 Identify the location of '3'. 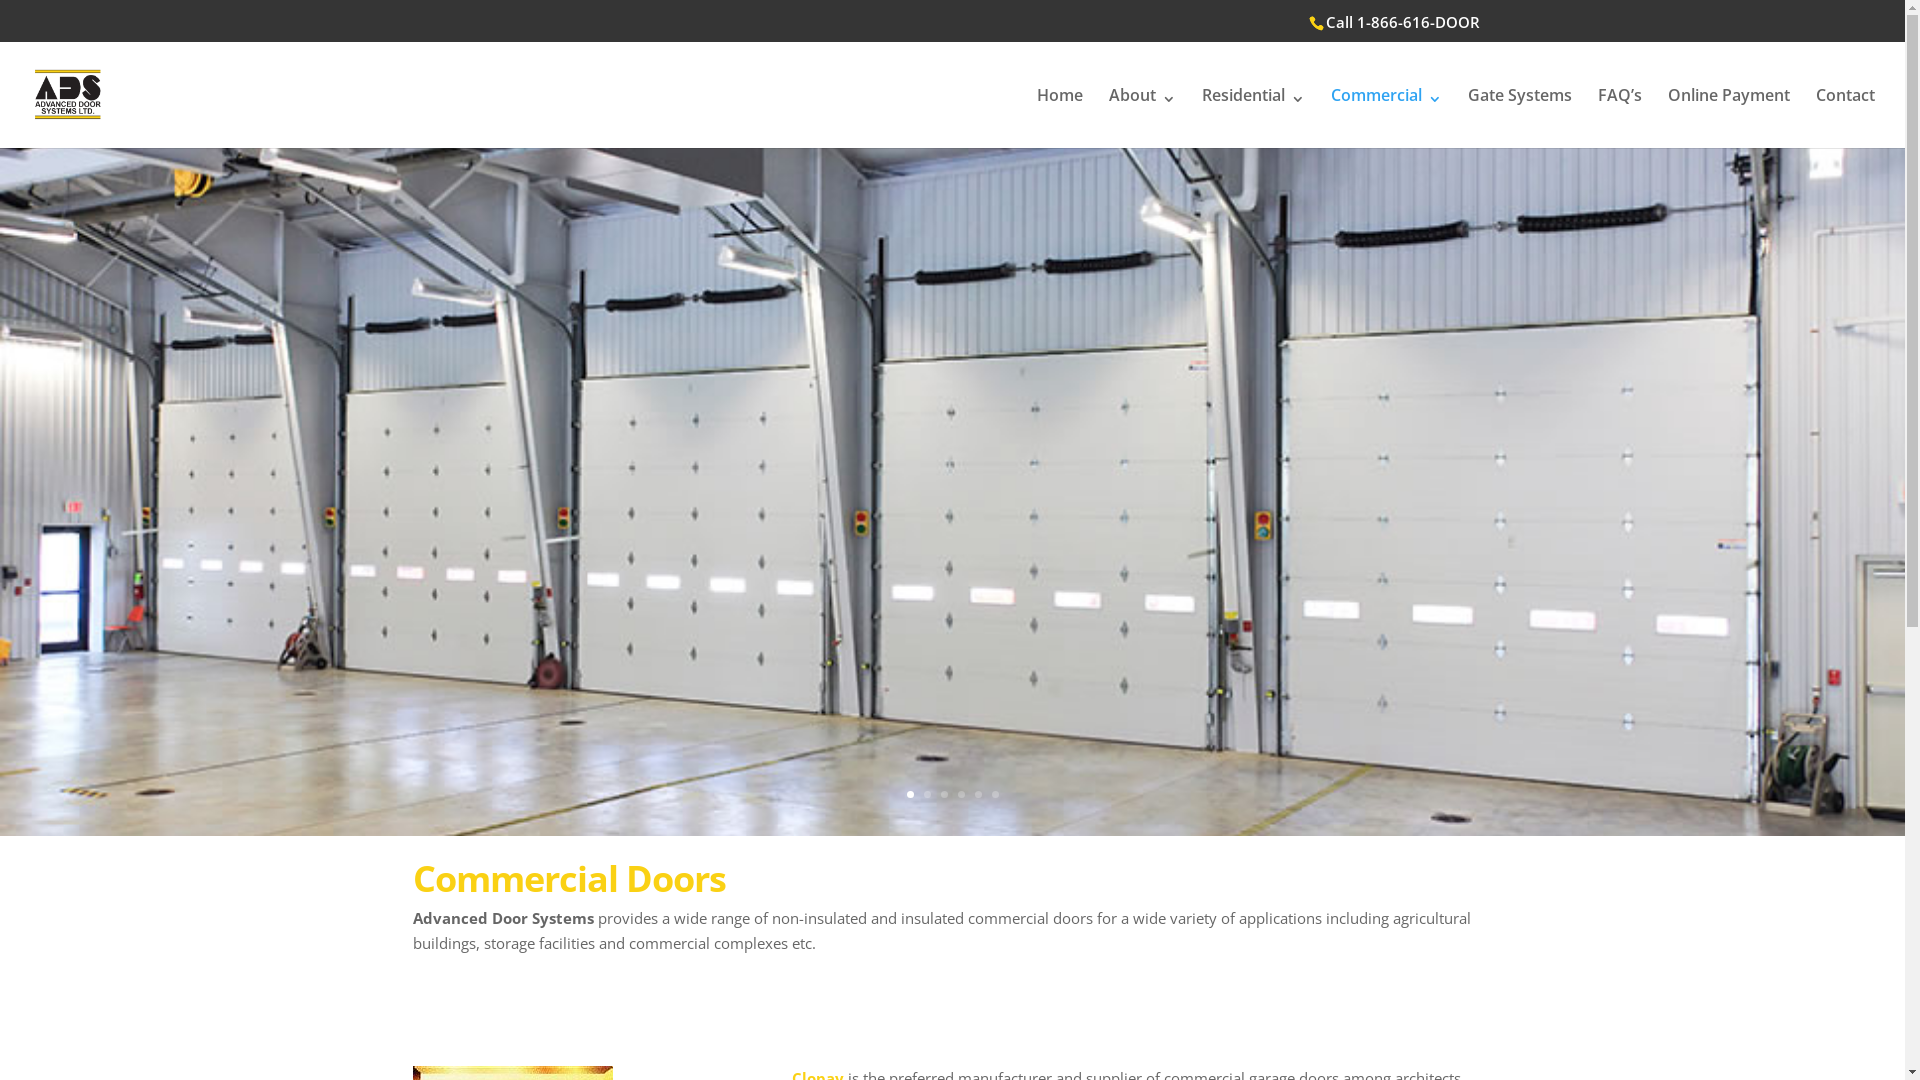
(942, 793).